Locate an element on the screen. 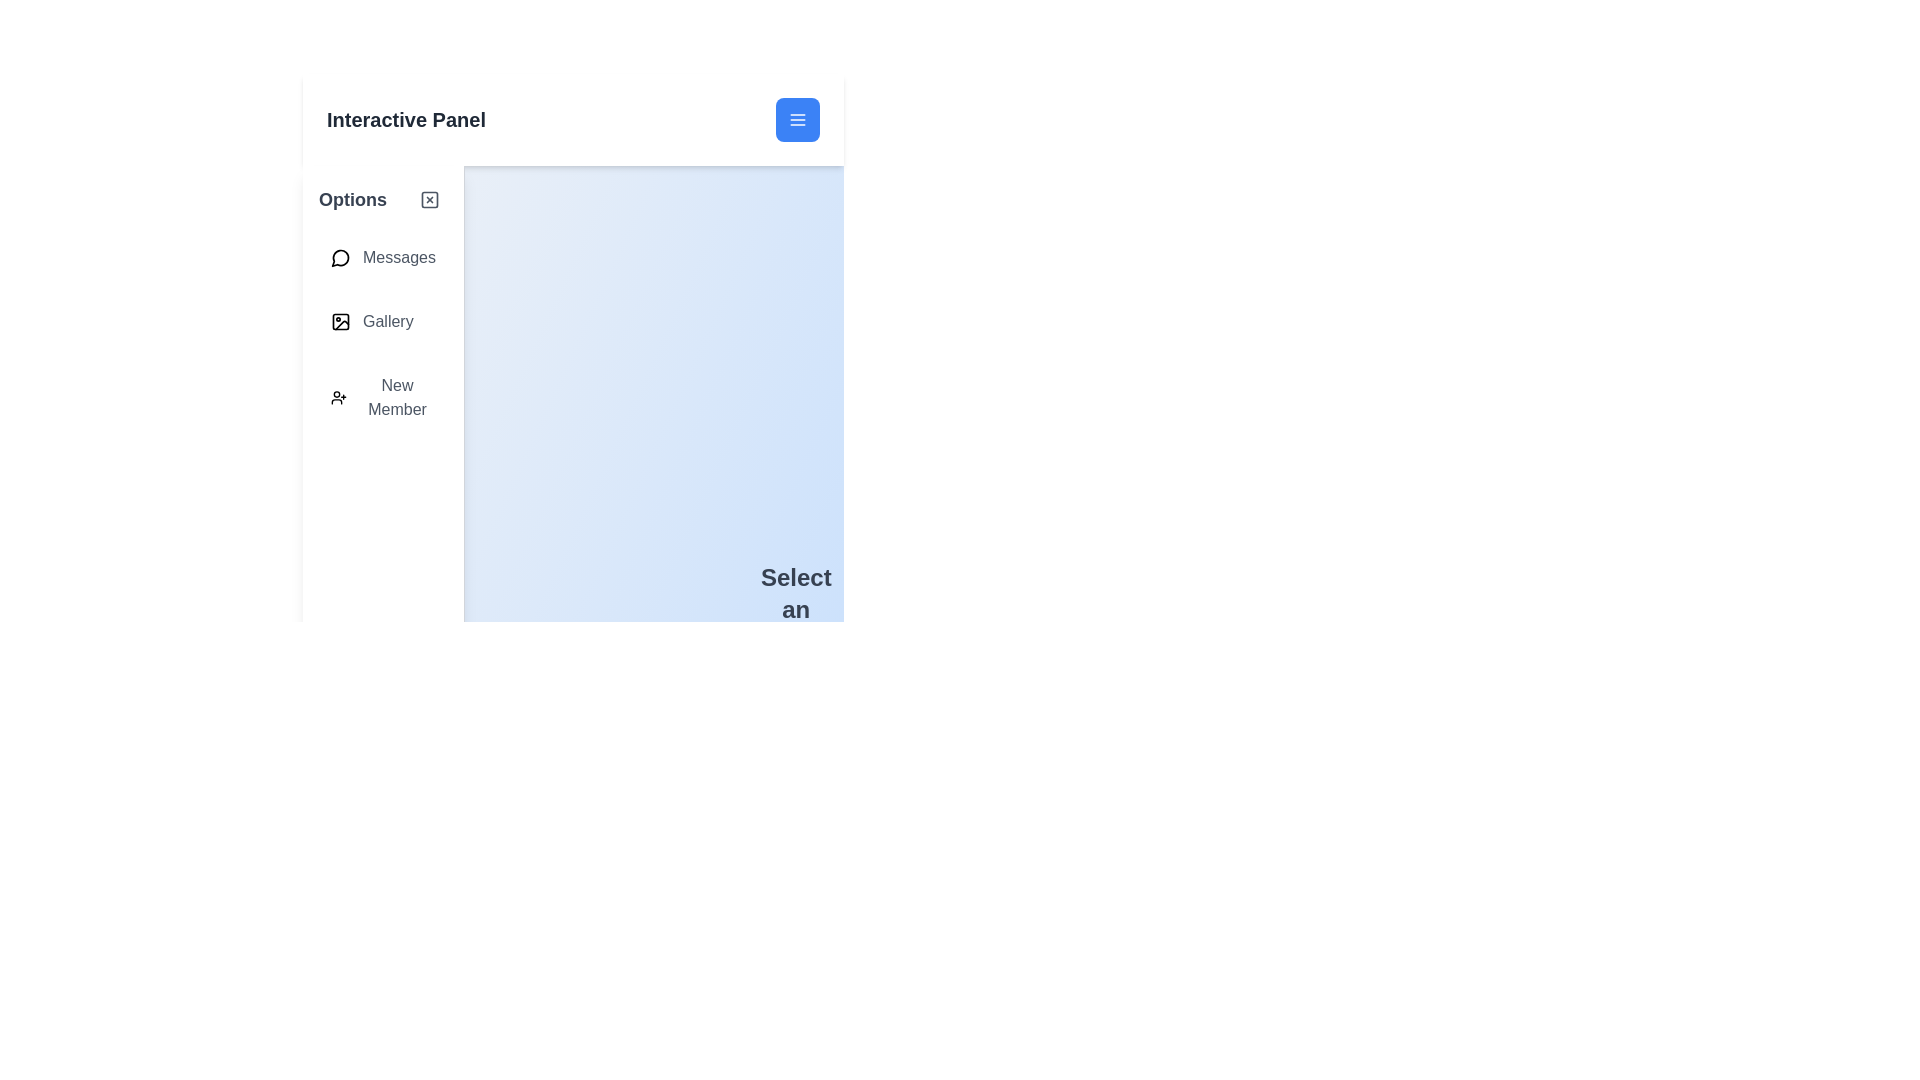  the 'Messages' text label, which is styled in gray sans-serif font and located in the top left of the navigation panel, next to a speech bubble icon is located at coordinates (399, 257).